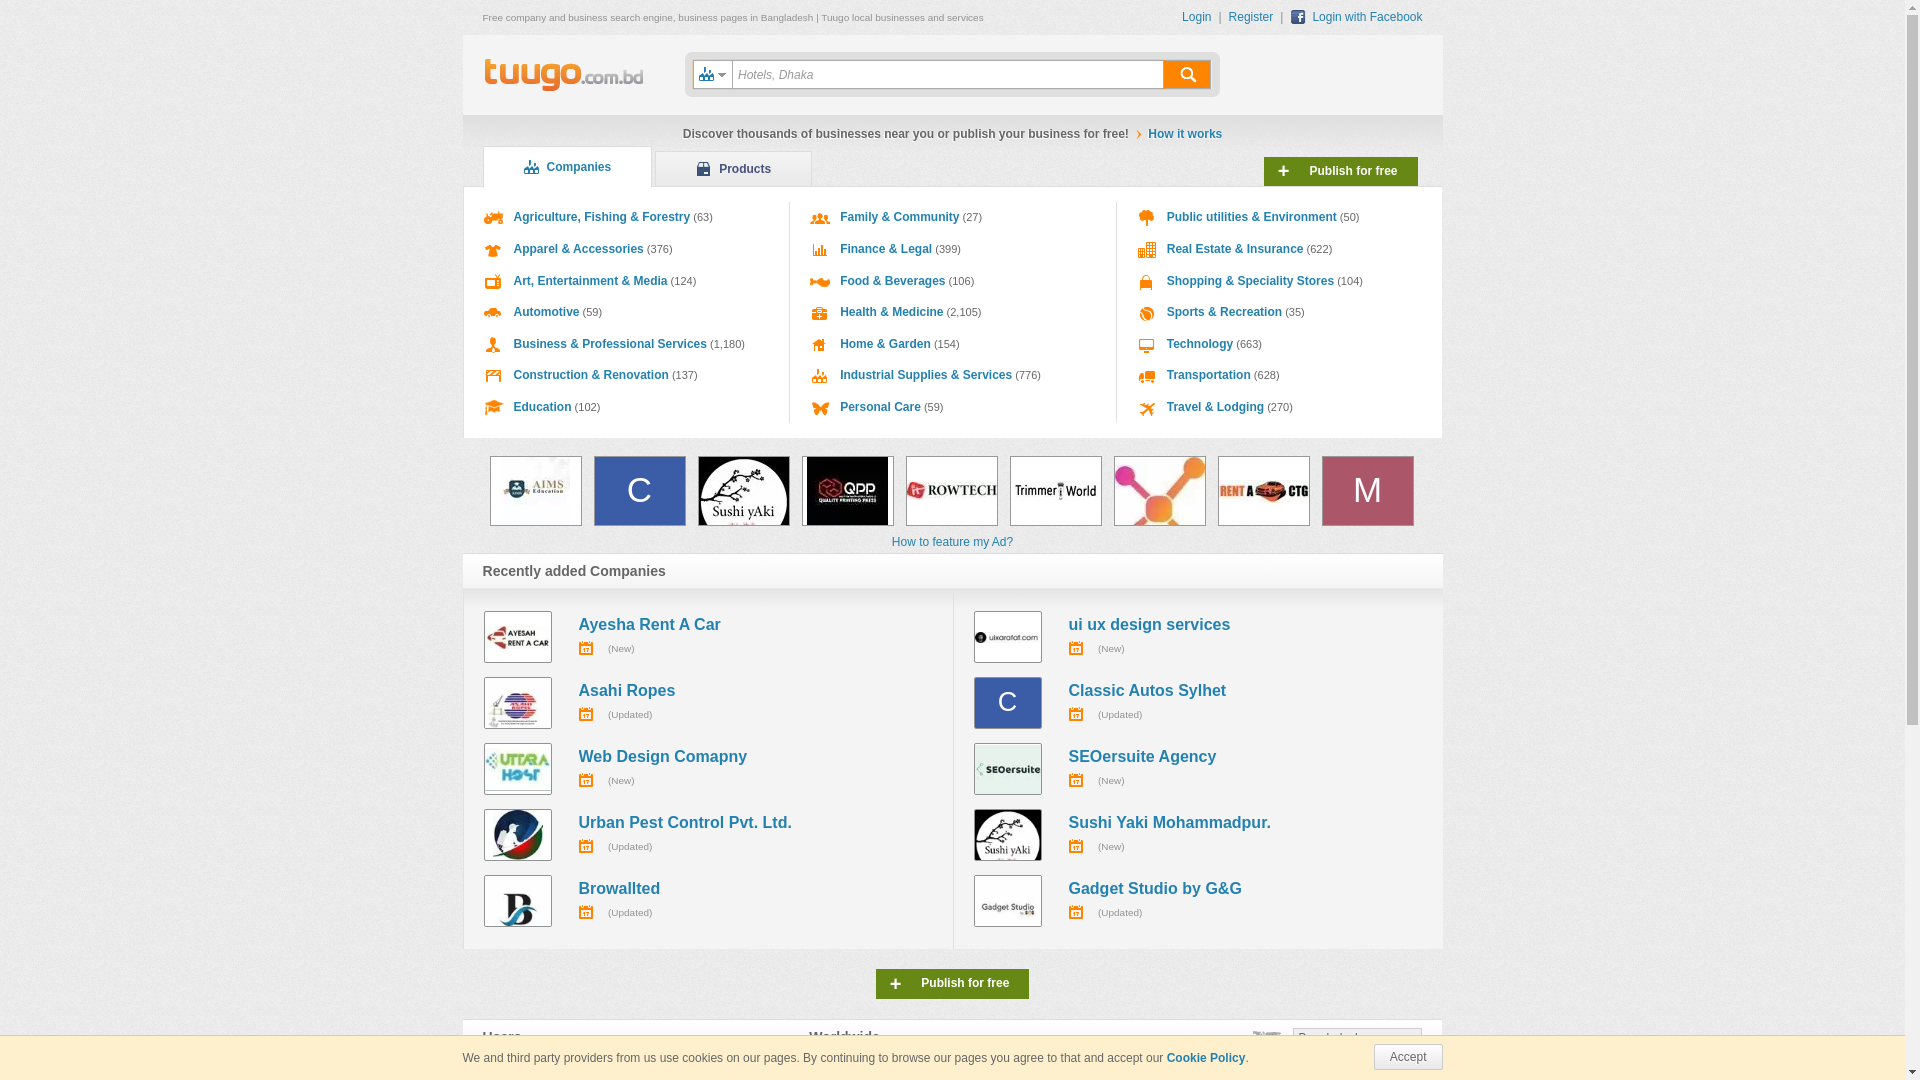 The image size is (1920, 1080). What do you see at coordinates (1200, 16) in the screenshot?
I see `'Login'` at bounding box center [1200, 16].